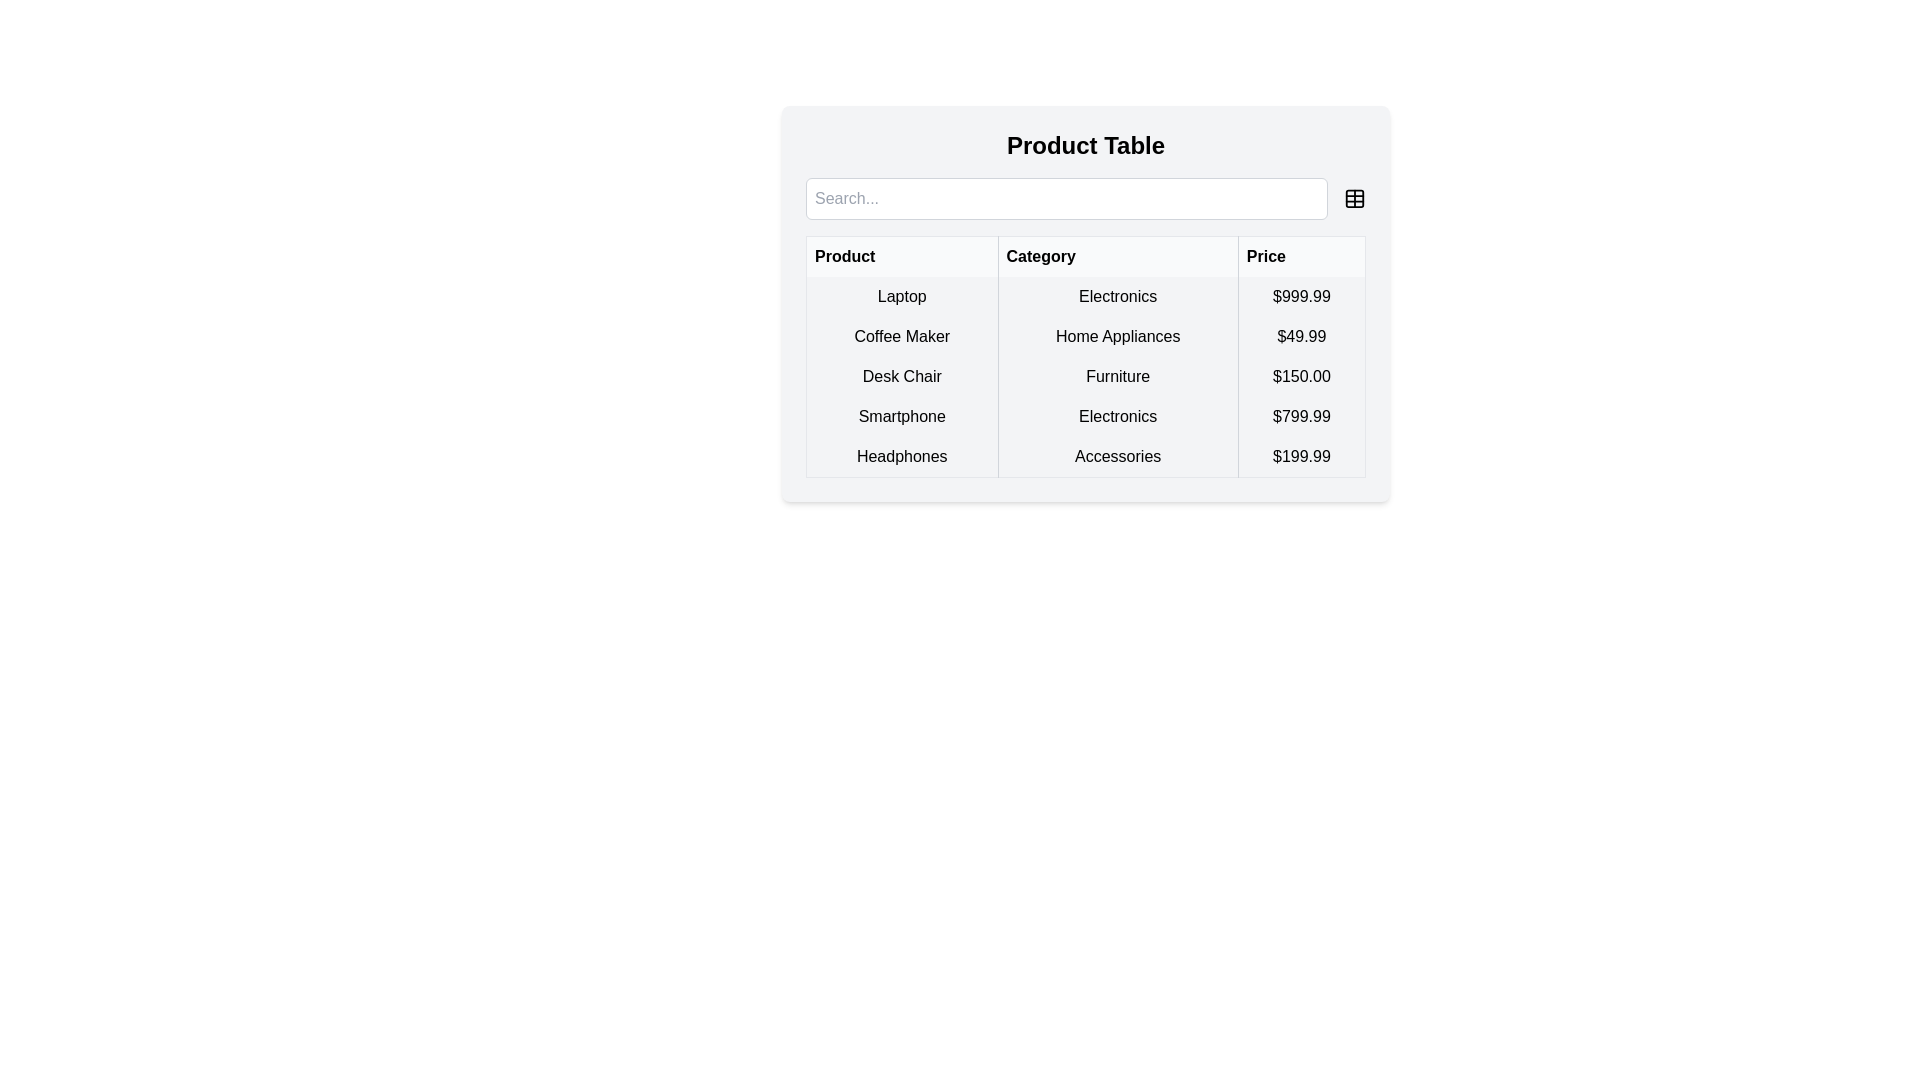 This screenshot has width=1920, height=1080. I want to click on the static text label in the second row of the product table that indicates the category information for the product 'Coffee Maker', so click(1117, 335).